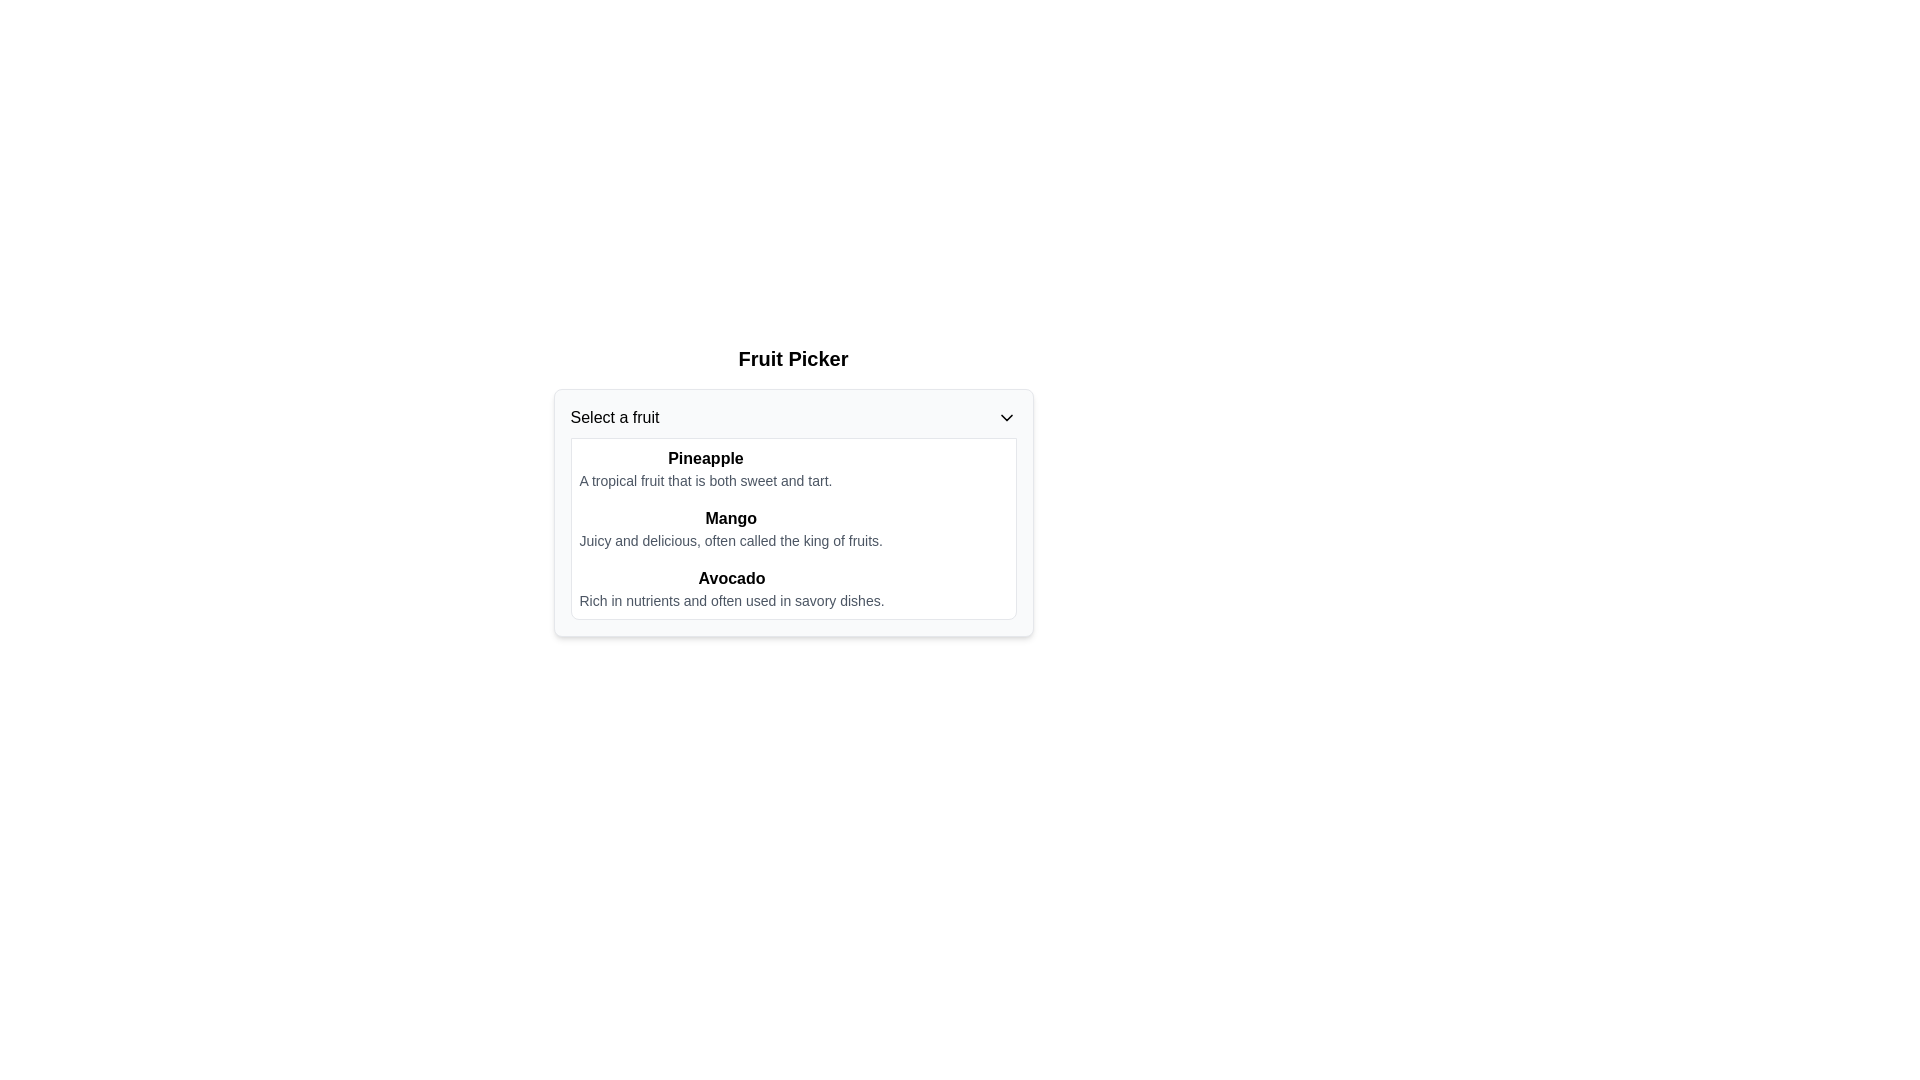 Image resolution: width=1920 pixels, height=1080 pixels. Describe the element at coordinates (731, 600) in the screenshot. I see `the Text Label that provides a descriptive explanation for the item labeled 'Avocado', located directly below the bold title 'Avocado'` at that location.